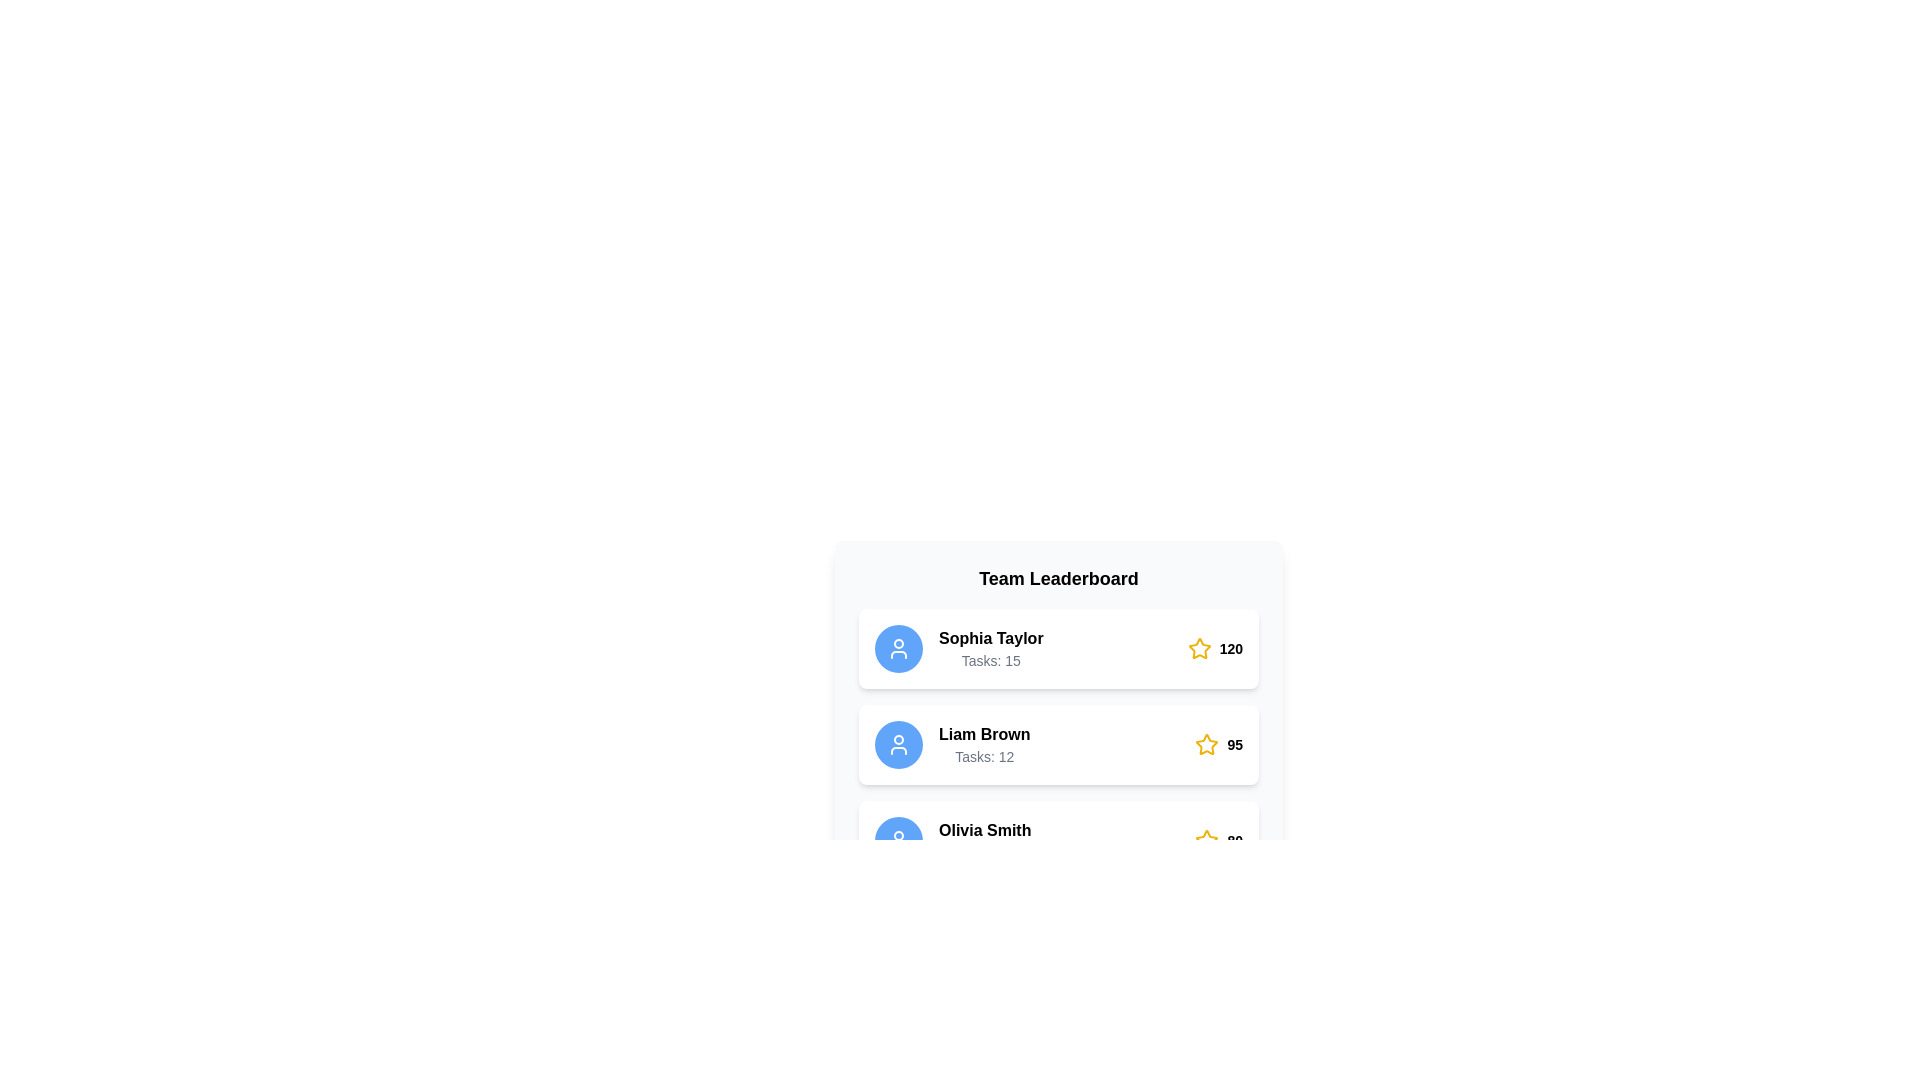 Image resolution: width=1920 pixels, height=1080 pixels. I want to click on the star icon that denotes the rating or favorite status of 'Liam Brown' in the leaderboard, located in the right corner of the list item row before the number '95', so click(1206, 744).